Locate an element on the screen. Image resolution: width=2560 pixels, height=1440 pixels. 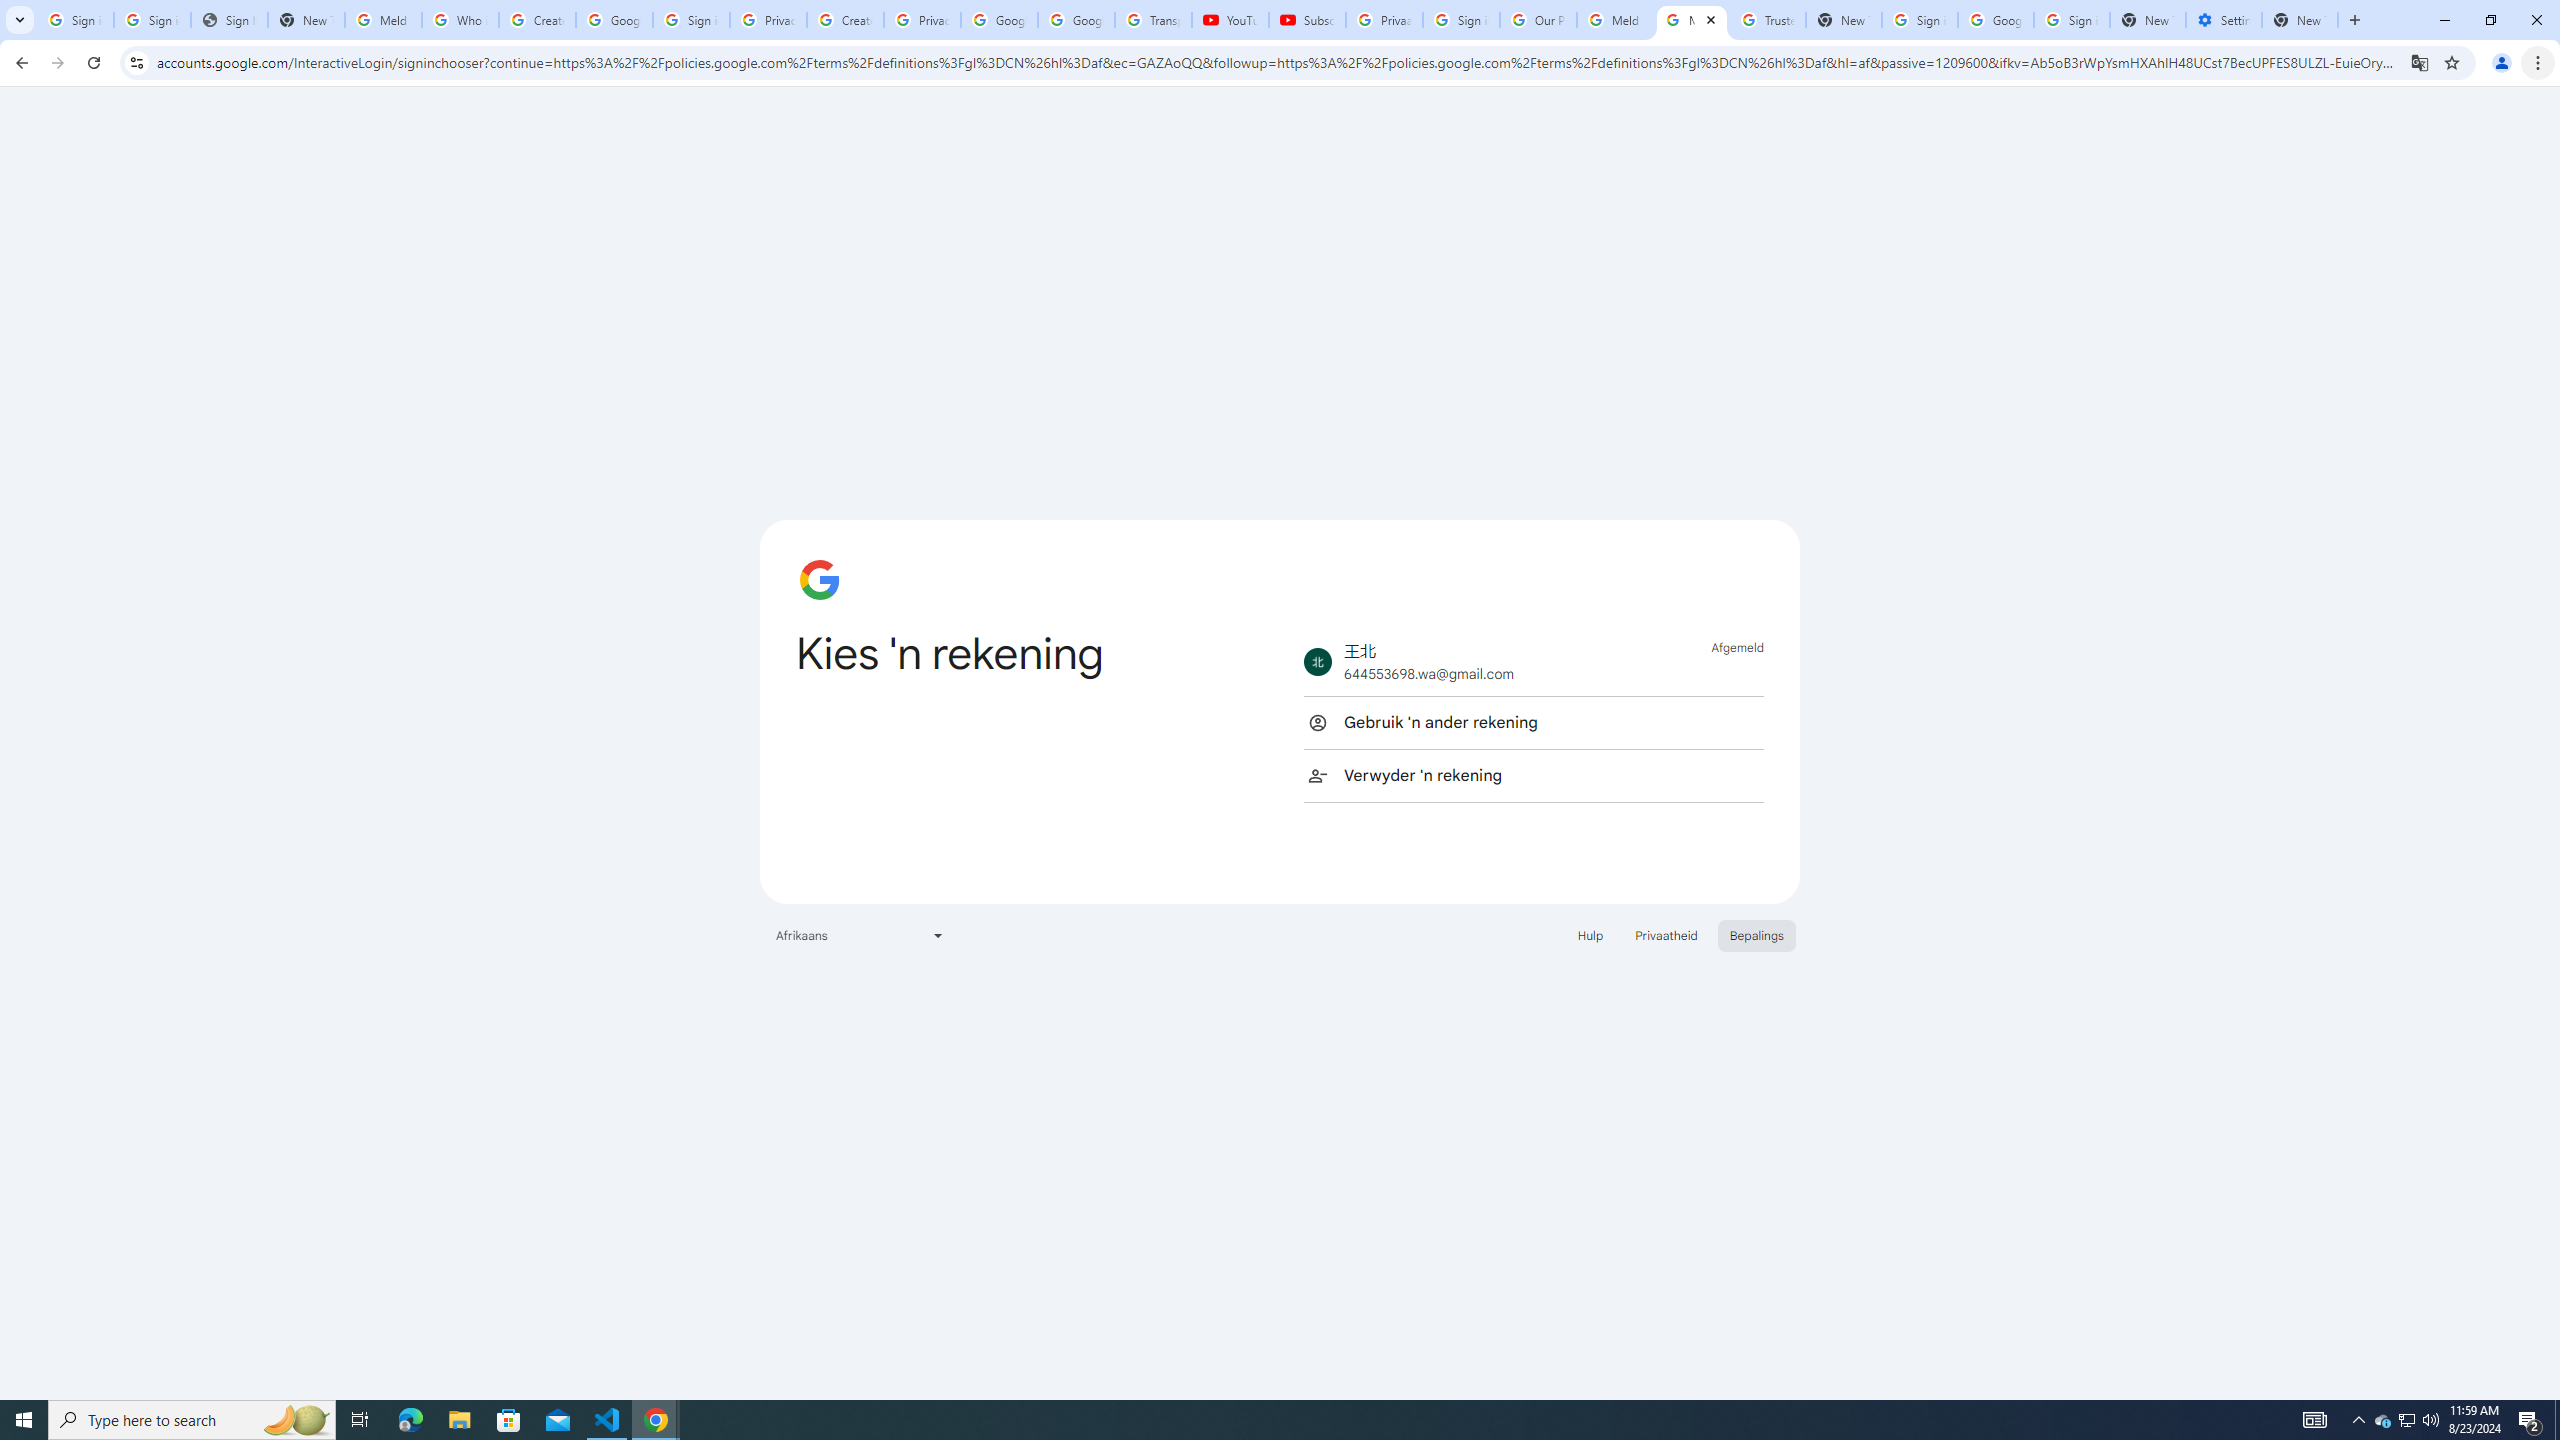
'Bepalings' is located at coordinates (1756, 934).